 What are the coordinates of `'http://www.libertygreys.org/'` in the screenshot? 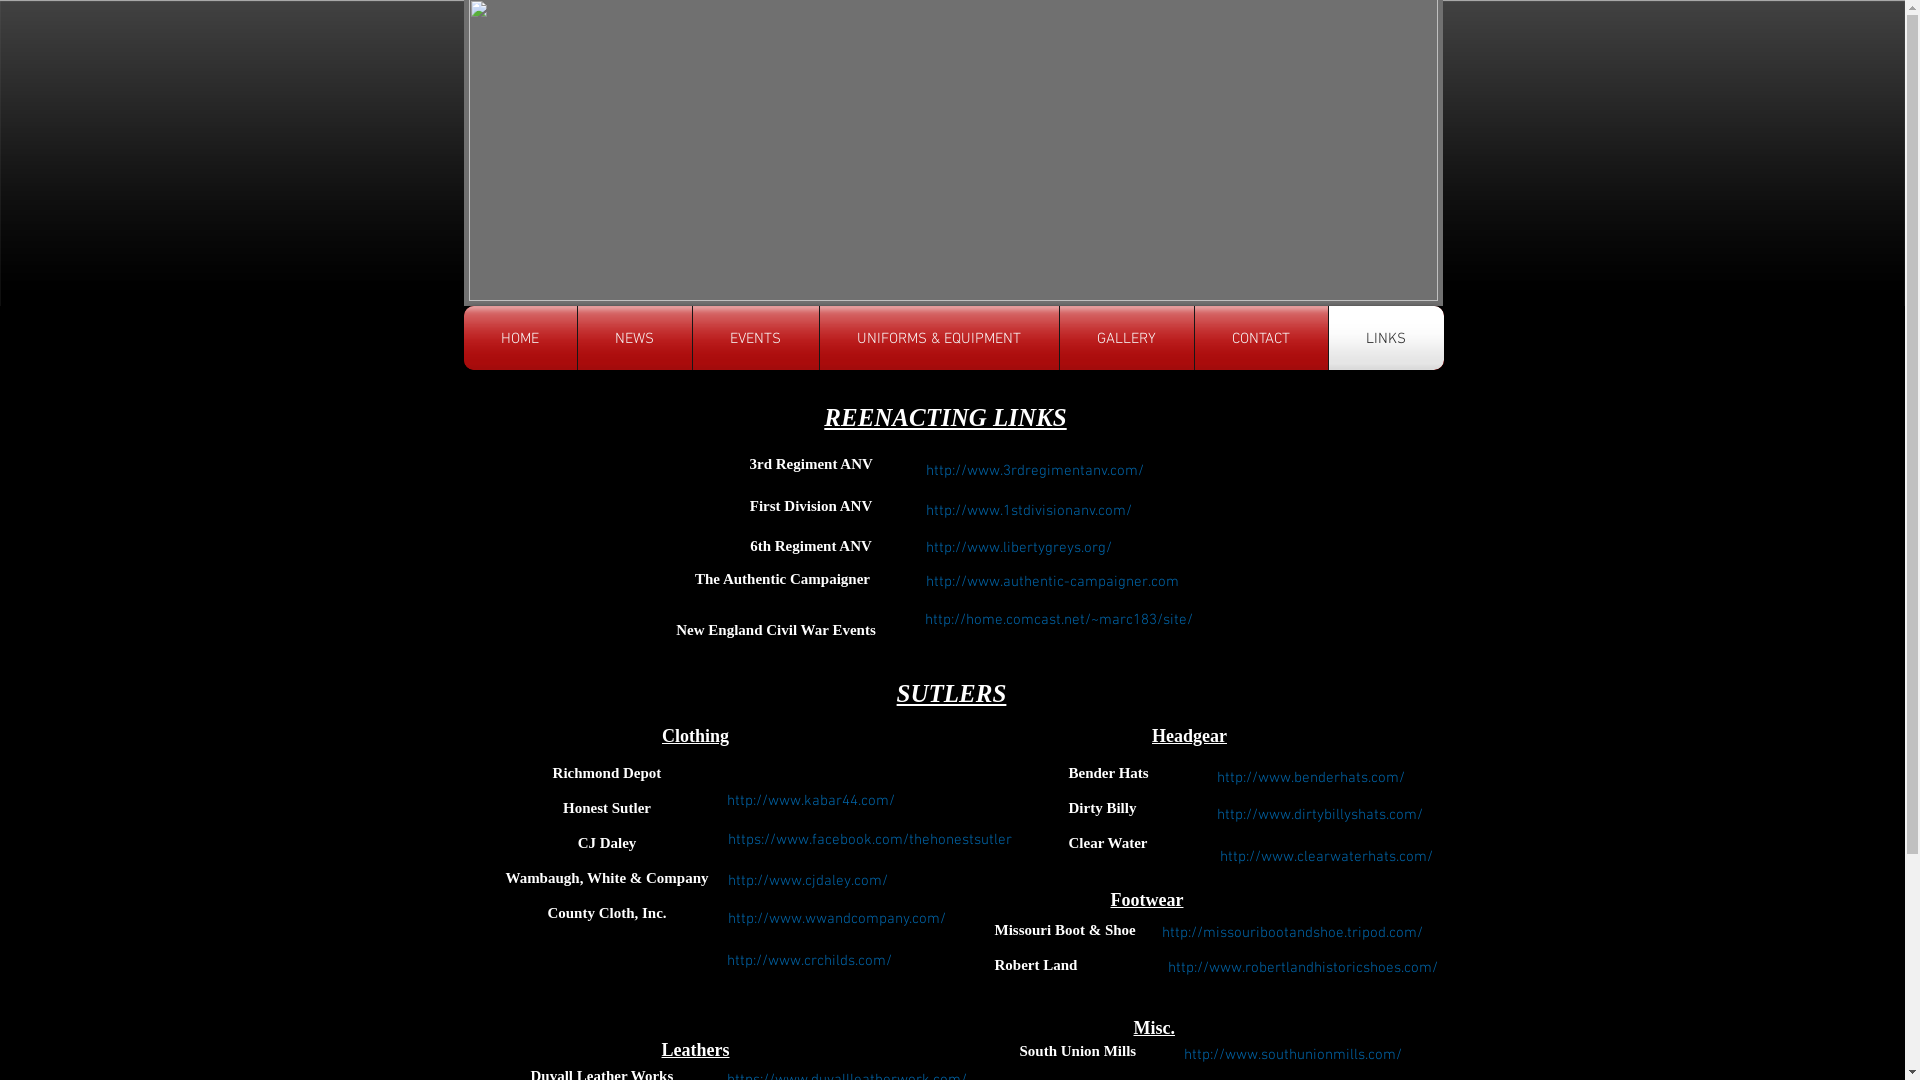 It's located at (1018, 546).